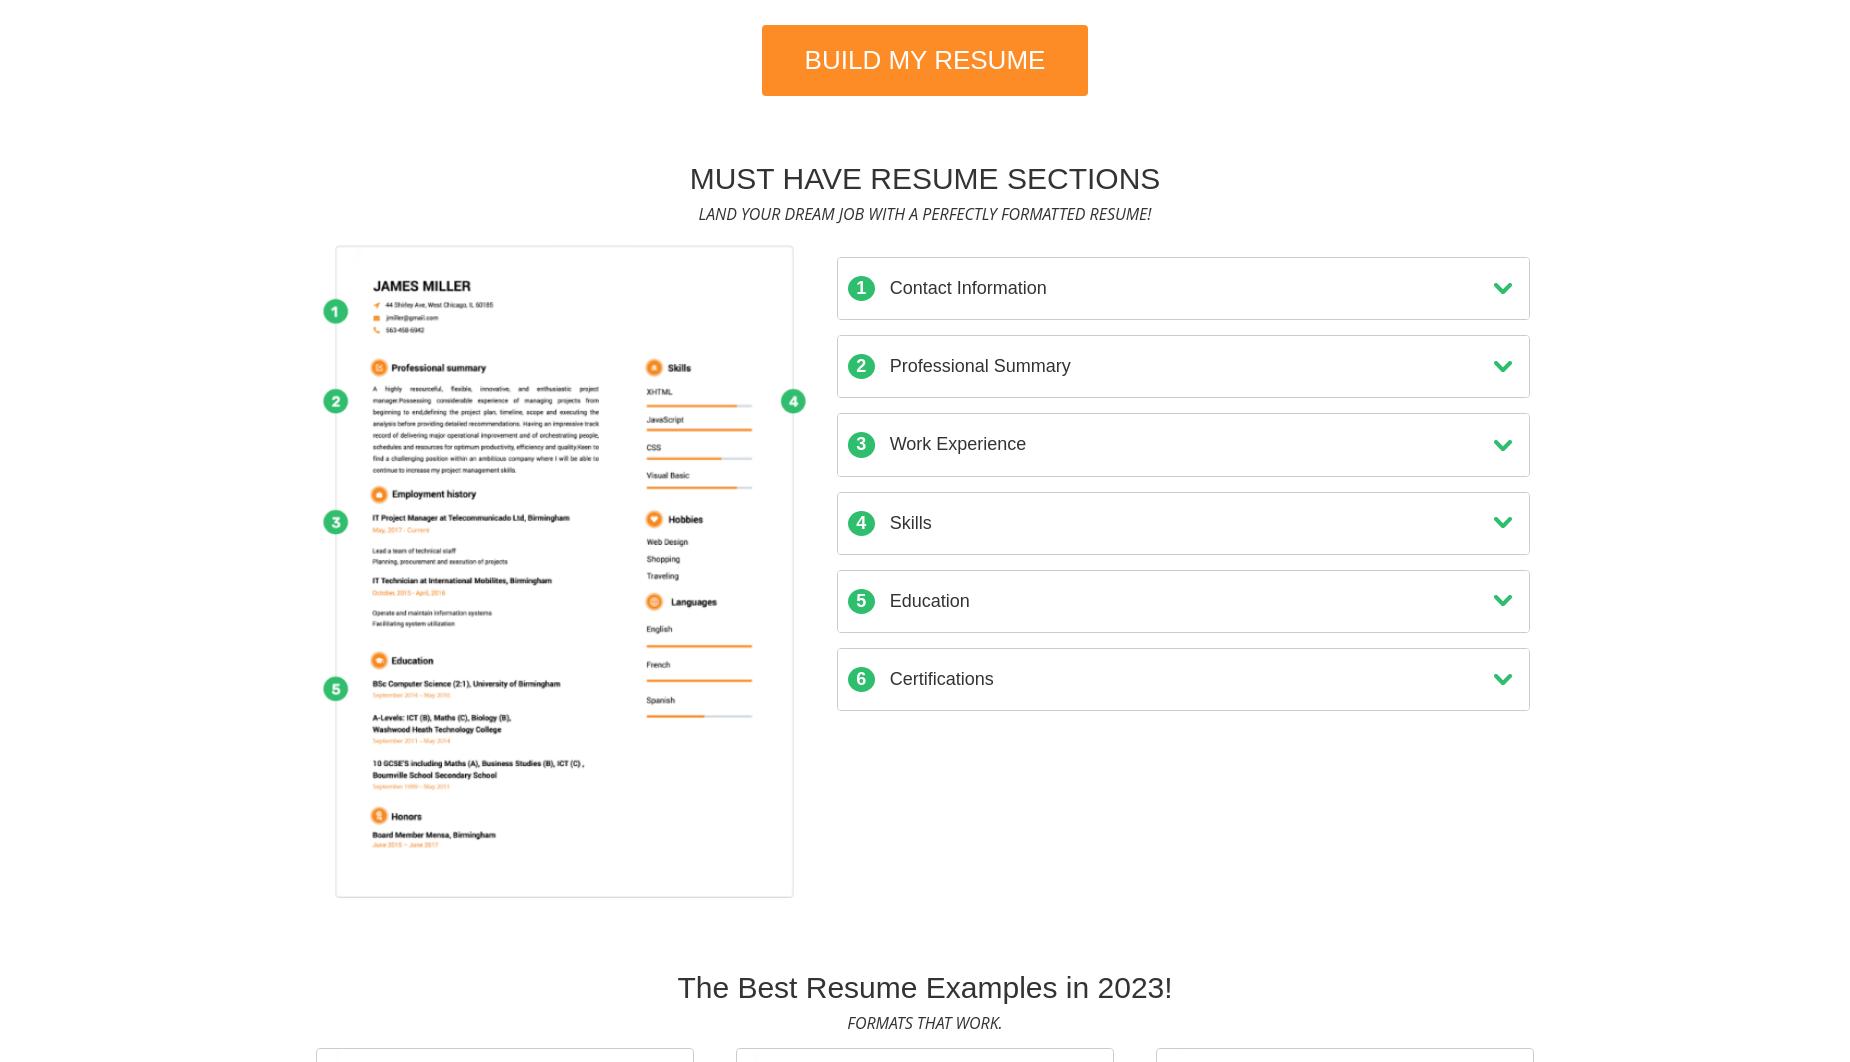 Image resolution: width=1850 pixels, height=1062 pixels. Describe the element at coordinates (937, 677) in the screenshot. I see `'Certifications'` at that location.